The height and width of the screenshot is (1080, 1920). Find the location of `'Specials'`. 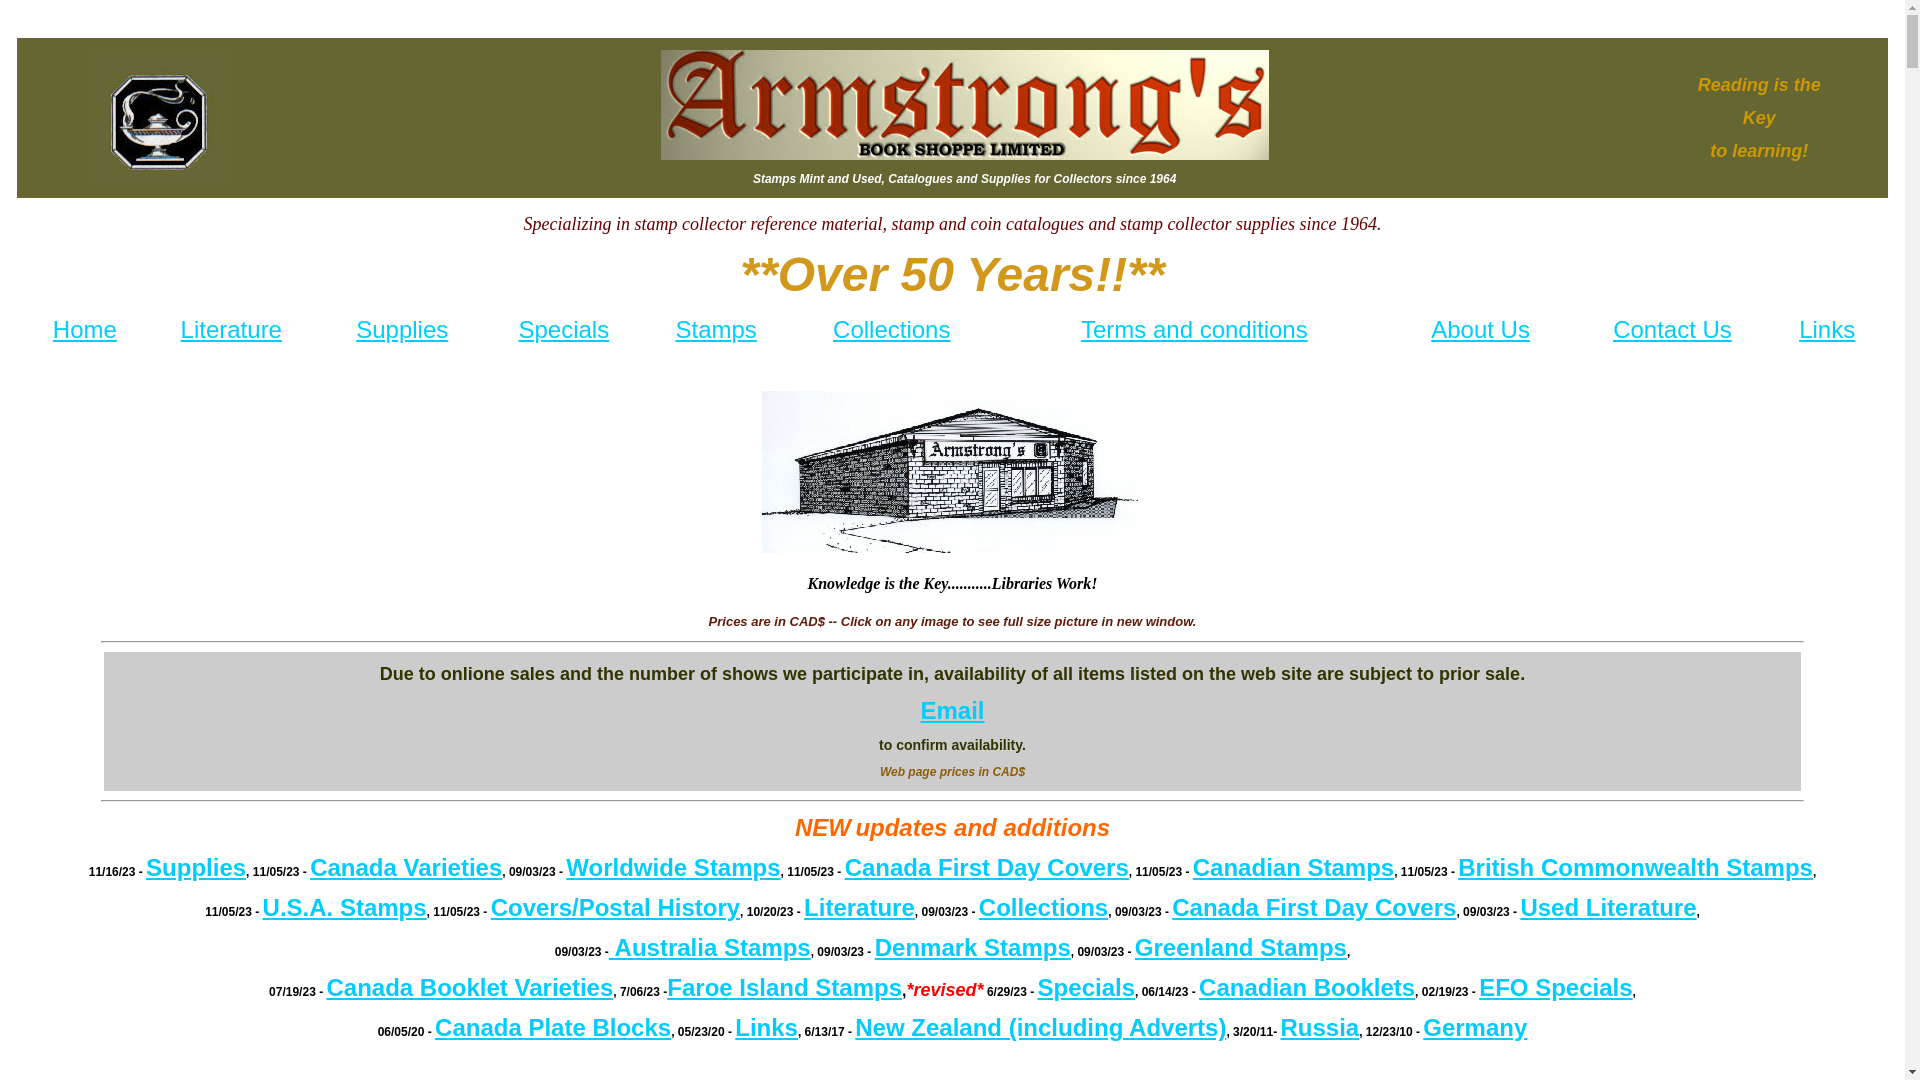

'Specials' is located at coordinates (562, 328).